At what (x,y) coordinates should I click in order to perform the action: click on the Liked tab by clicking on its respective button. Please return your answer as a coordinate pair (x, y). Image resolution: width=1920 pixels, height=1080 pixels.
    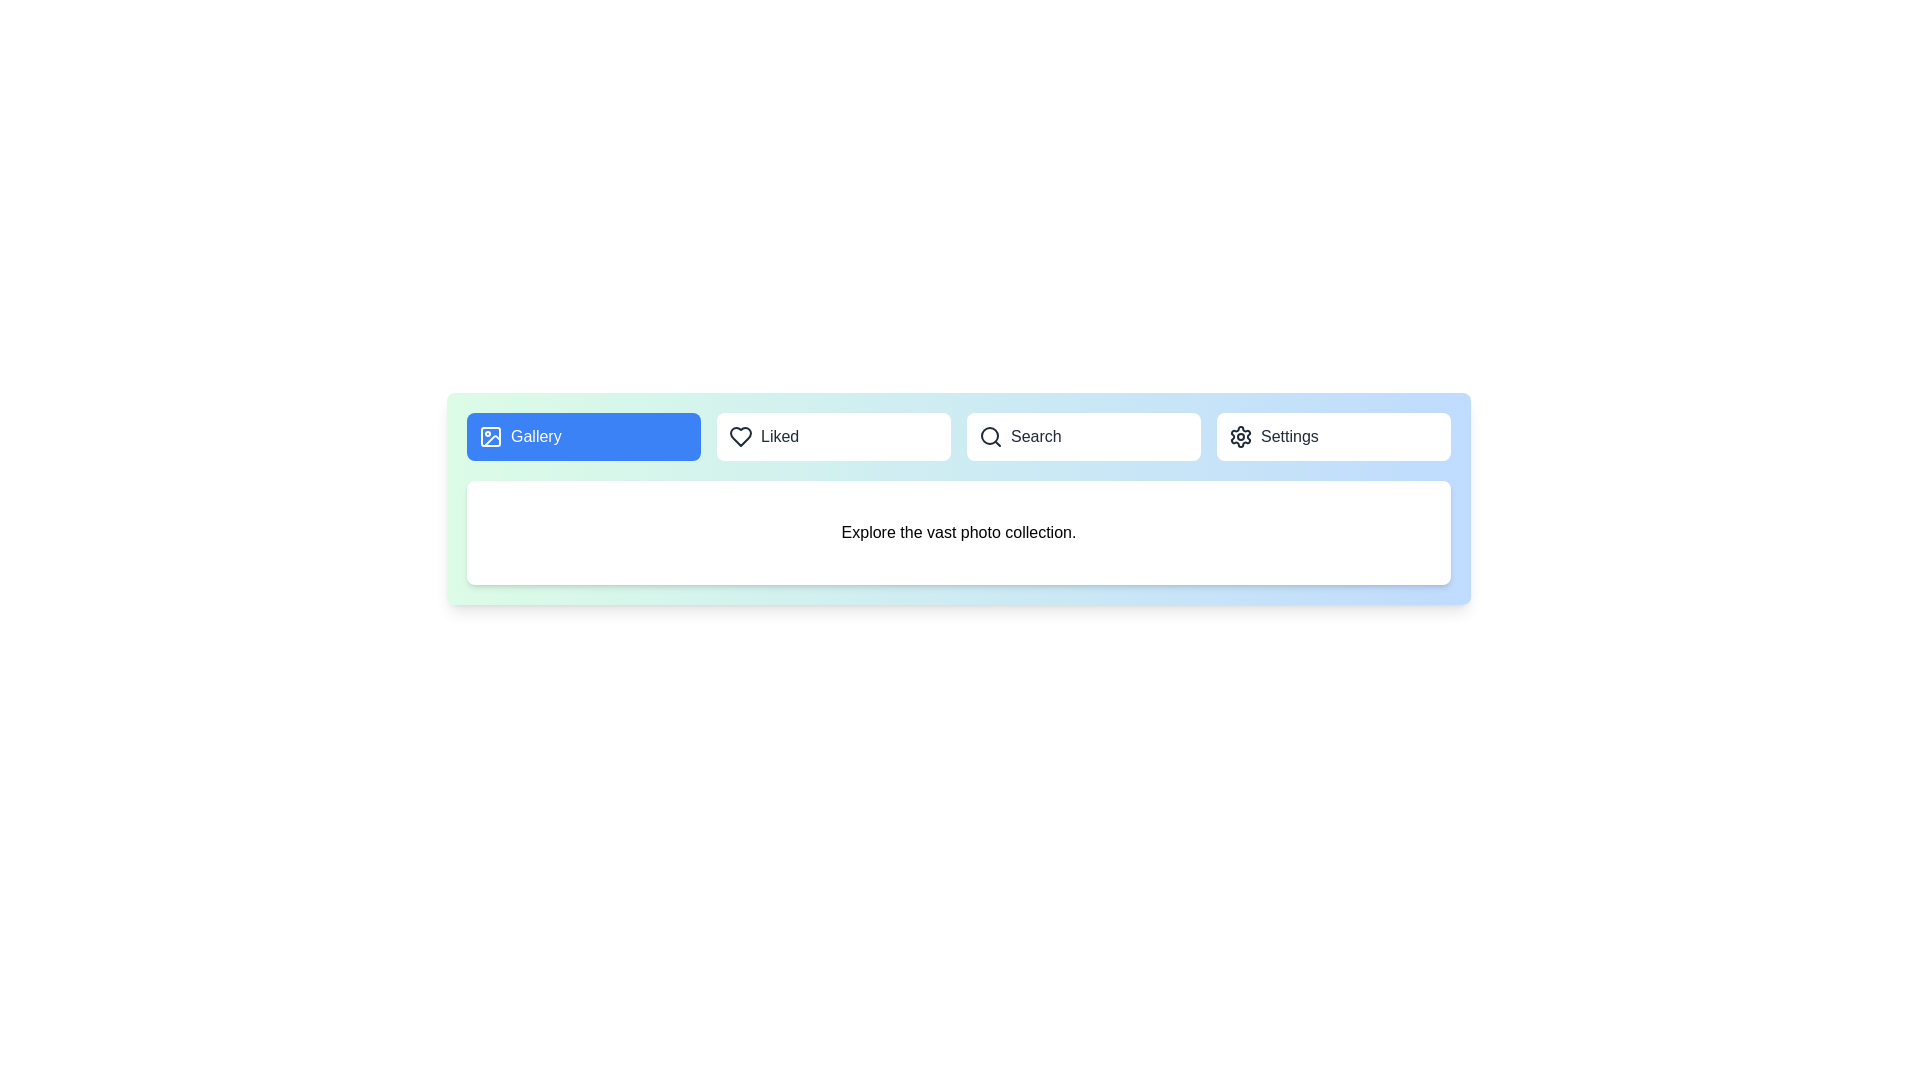
    Looking at the image, I should click on (834, 435).